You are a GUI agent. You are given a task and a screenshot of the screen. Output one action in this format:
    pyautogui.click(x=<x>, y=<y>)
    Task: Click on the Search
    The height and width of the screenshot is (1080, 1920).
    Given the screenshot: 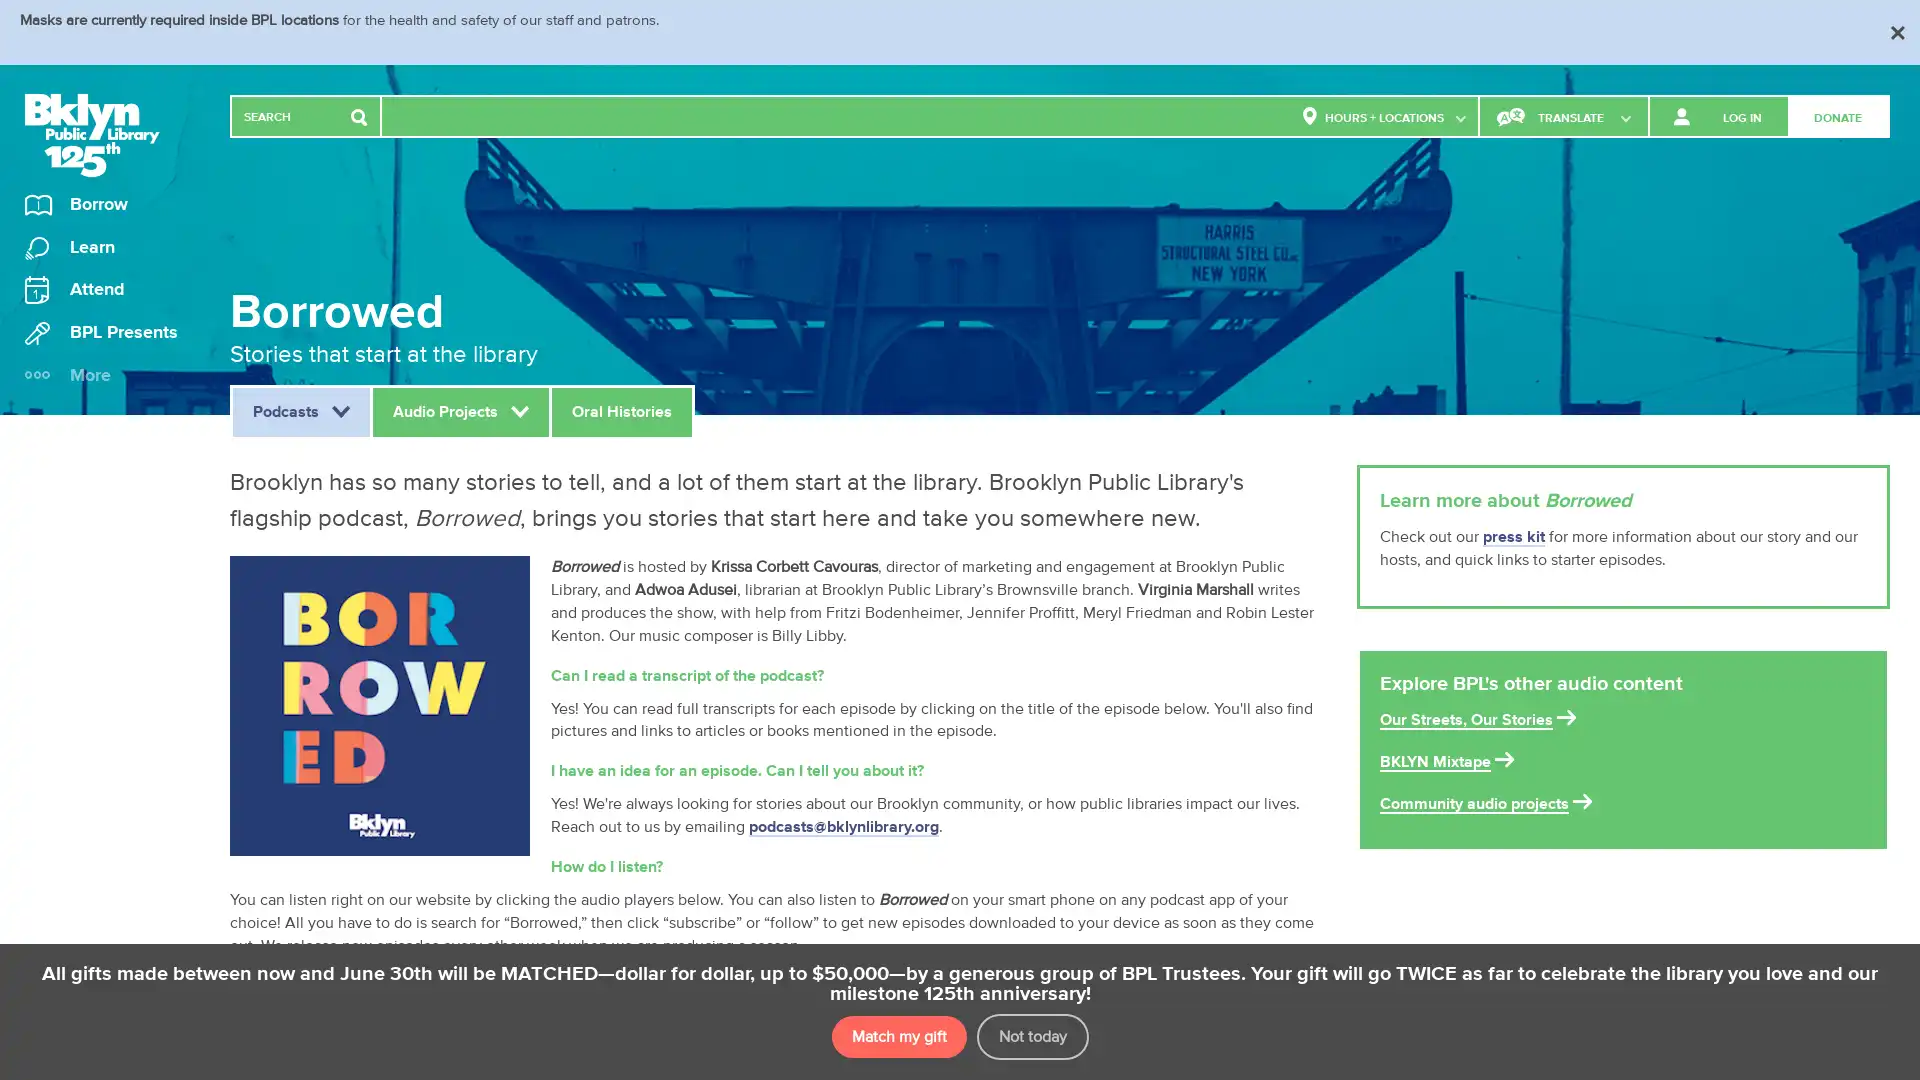 What is the action you would take?
    pyautogui.click(x=359, y=113)
    